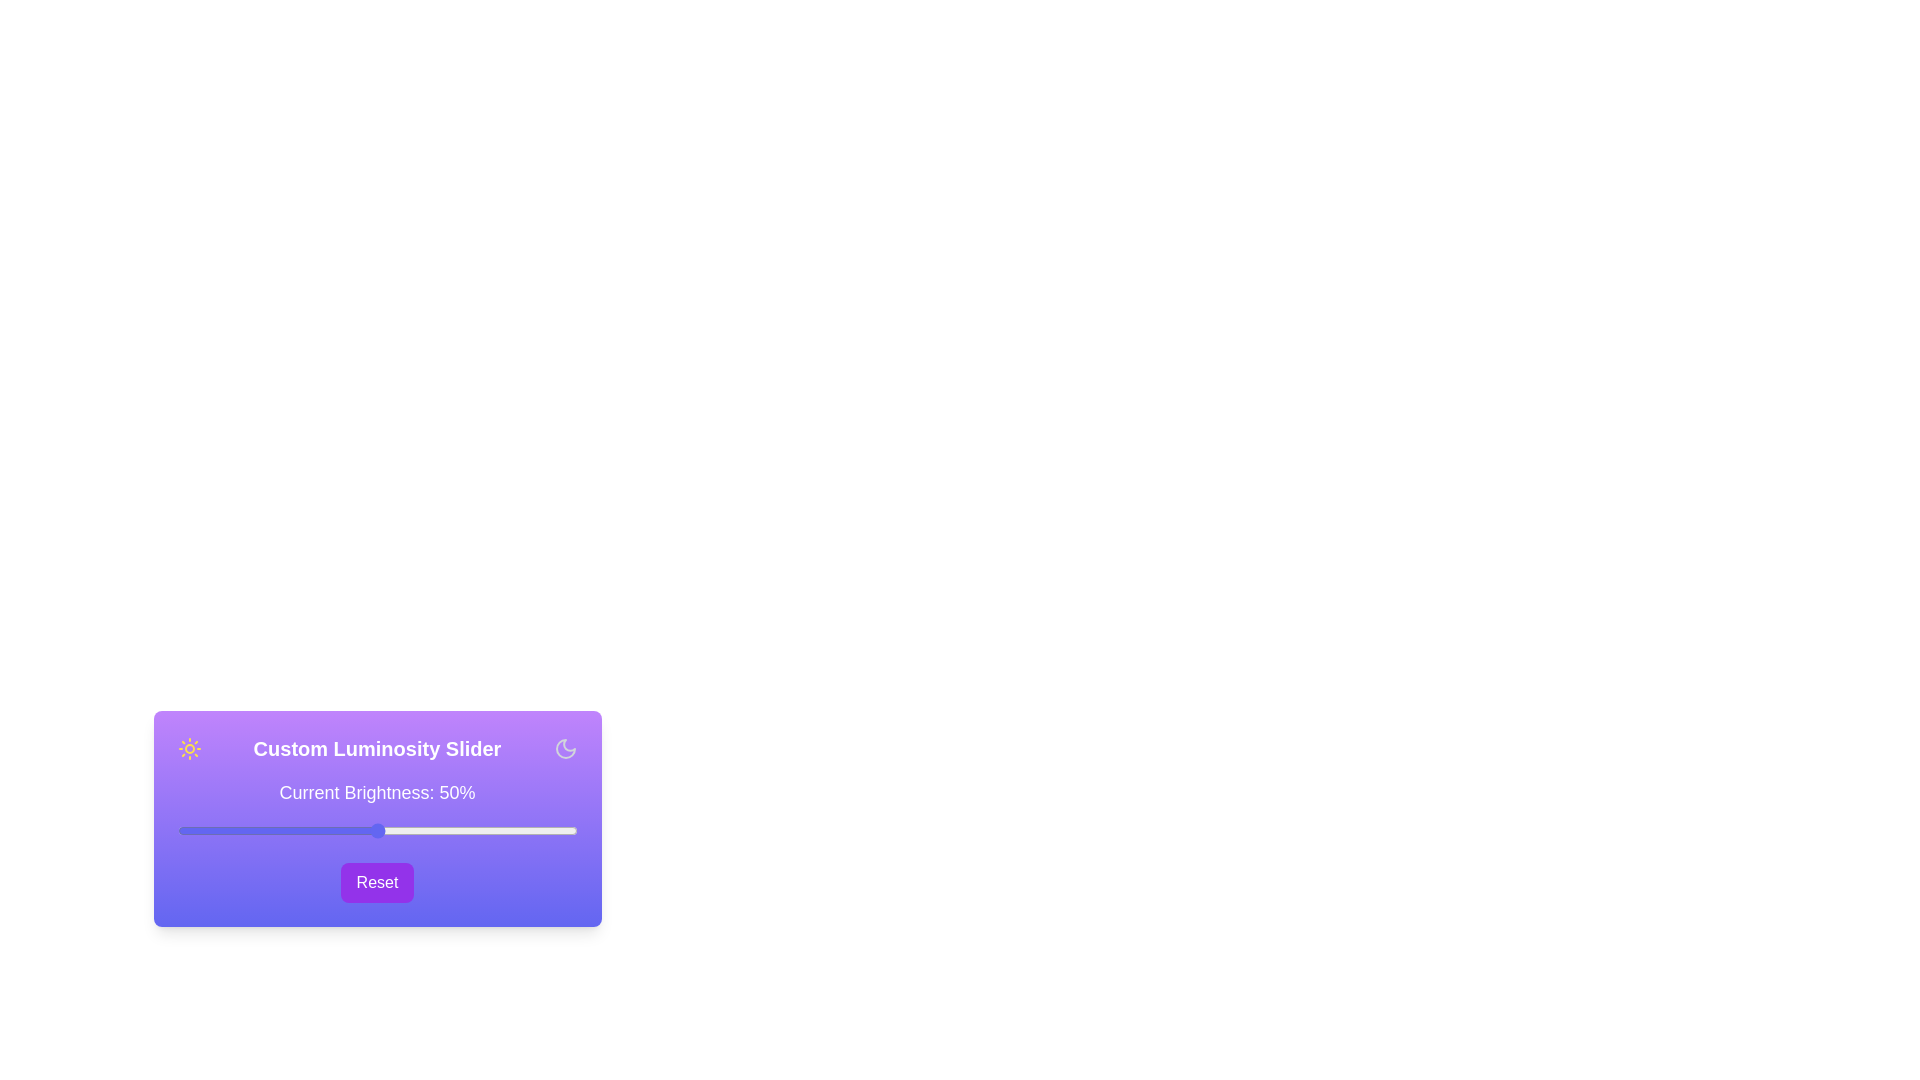 Image resolution: width=1920 pixels, height=1080 pixels. Describe the element at coordinates (237, 830) in the screenshot. I see `brightness` at that location.